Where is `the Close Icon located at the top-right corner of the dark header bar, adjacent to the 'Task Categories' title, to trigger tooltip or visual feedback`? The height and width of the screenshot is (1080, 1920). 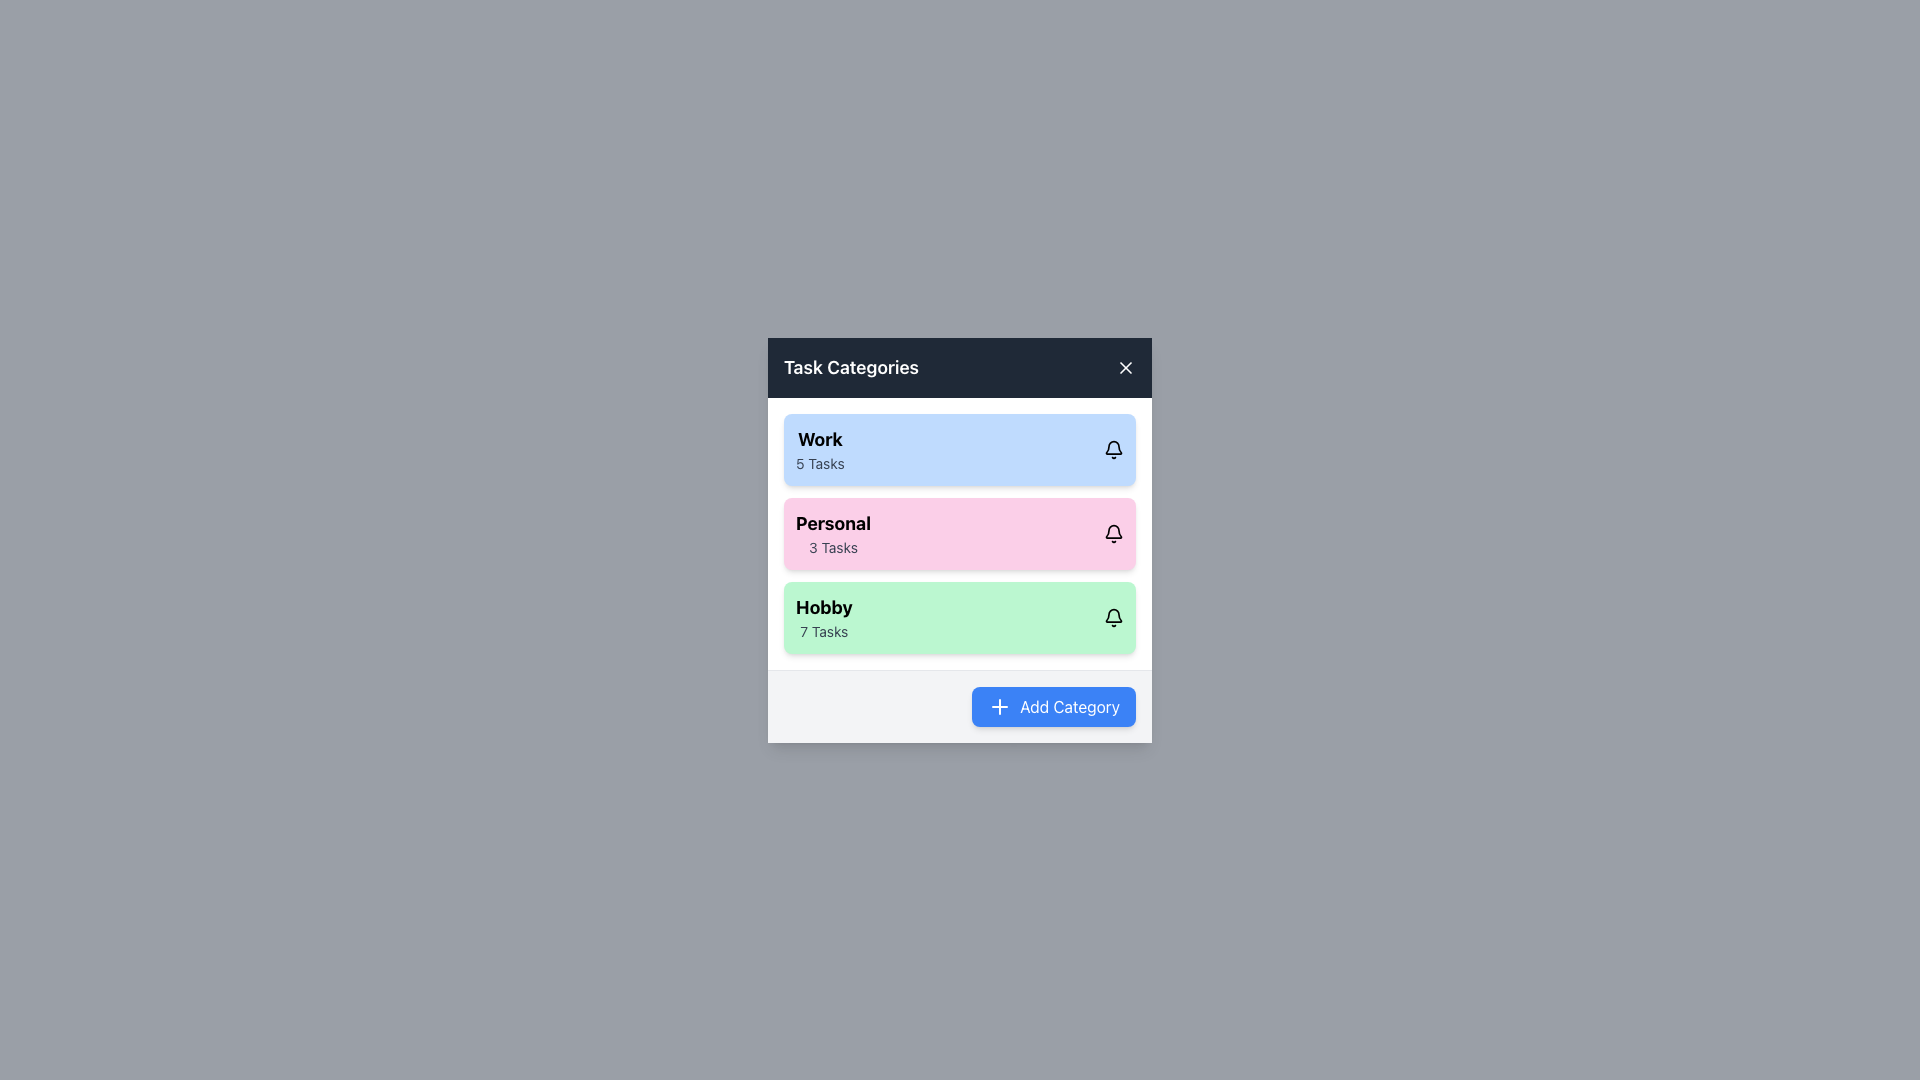
the Close Icon located at the top-right corner of the dark header bar, adjacent to the 'Task Categories' title, to trigger tooltip or visual feedback is located at coordinates (1126, 367).